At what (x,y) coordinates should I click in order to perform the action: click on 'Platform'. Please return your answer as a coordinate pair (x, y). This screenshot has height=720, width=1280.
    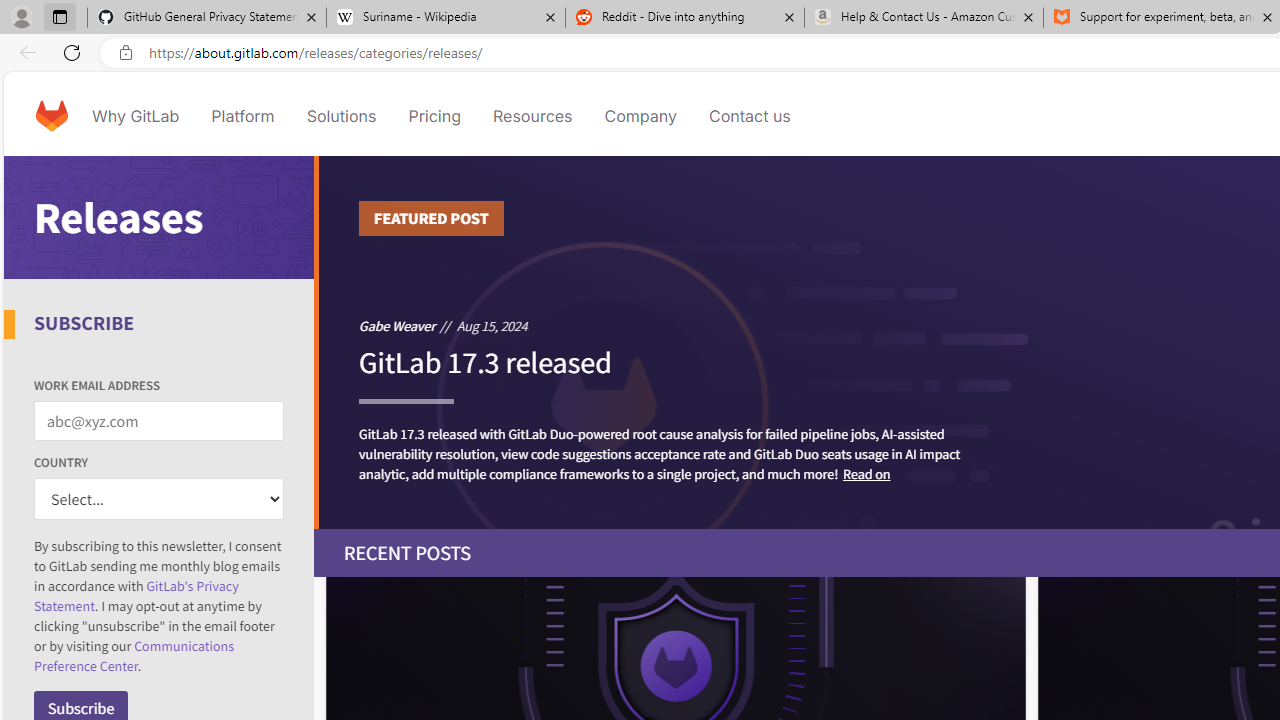
    Looking at the image, I should click on (242, 115).